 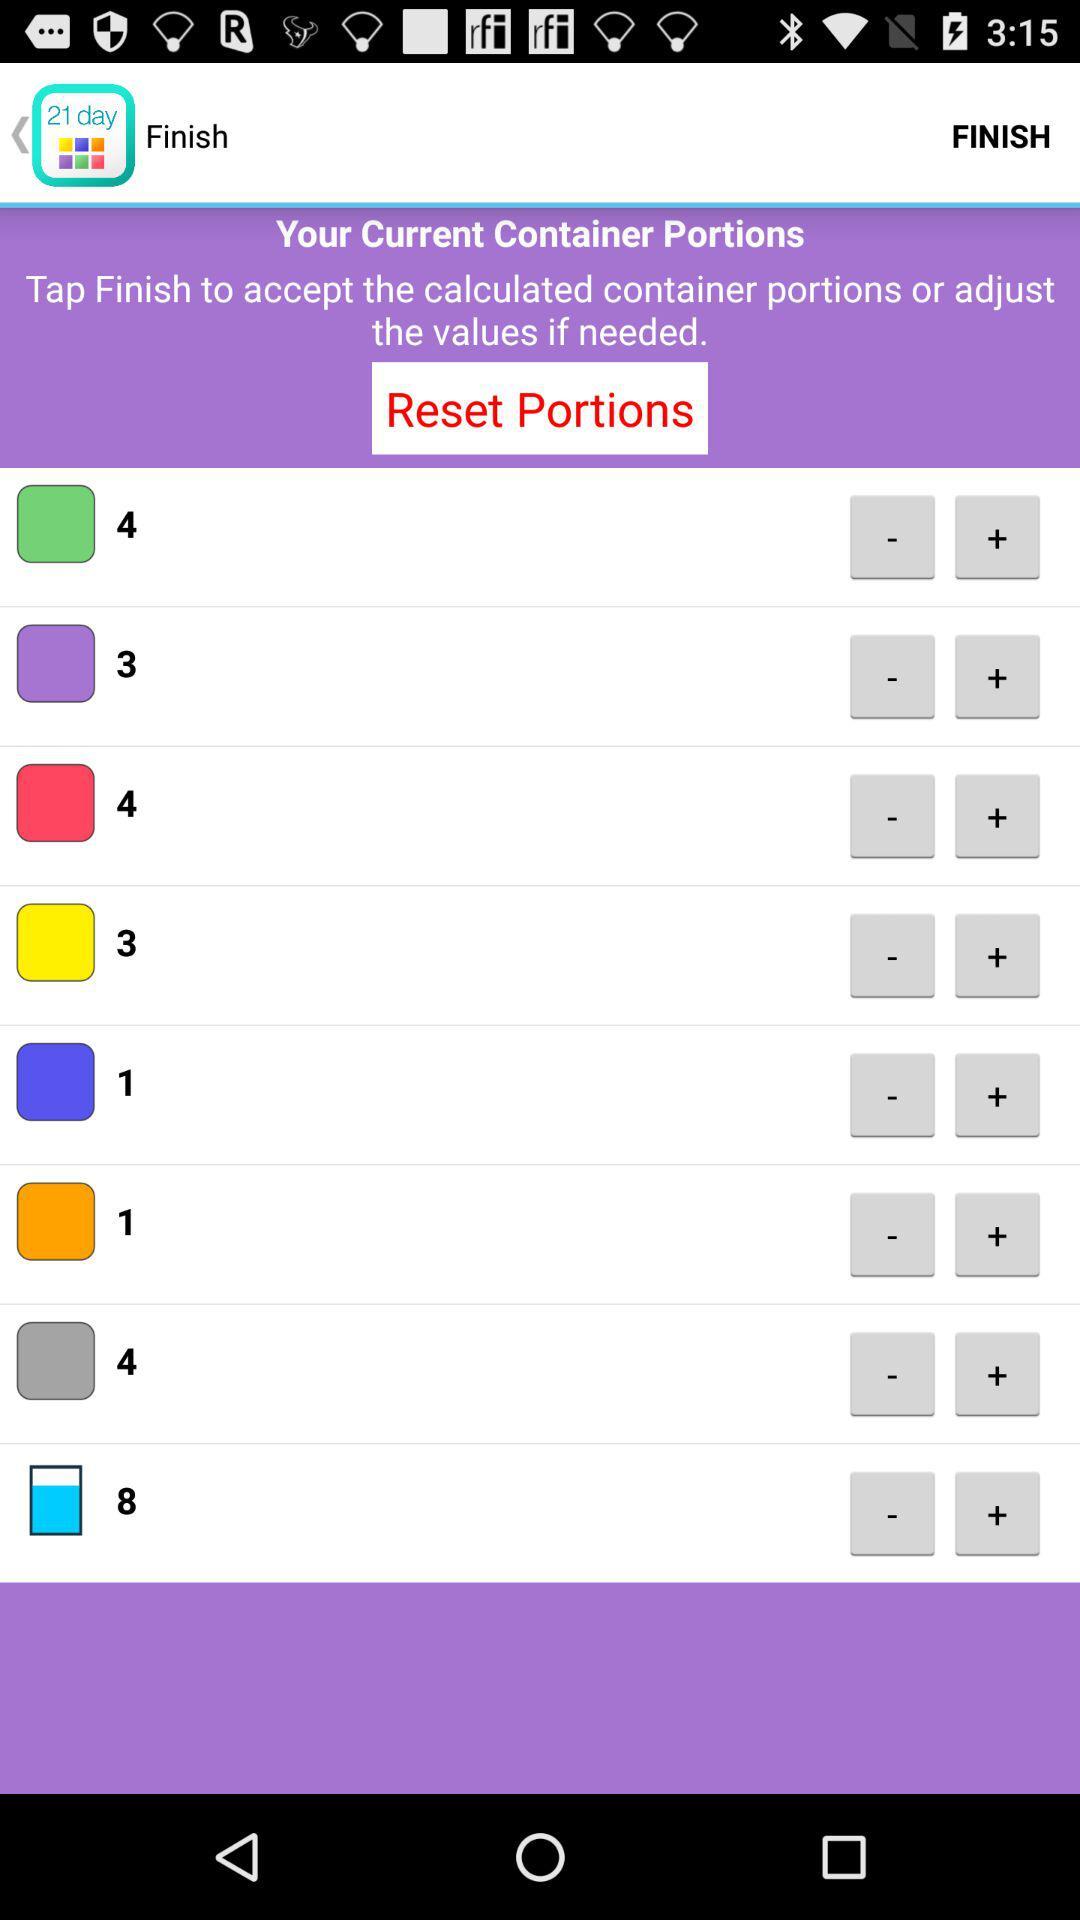 What do you see at coordinates (891, 816) in the screenshot?
I see `the icon next to the 4 app` at bounding box center [891, 816].